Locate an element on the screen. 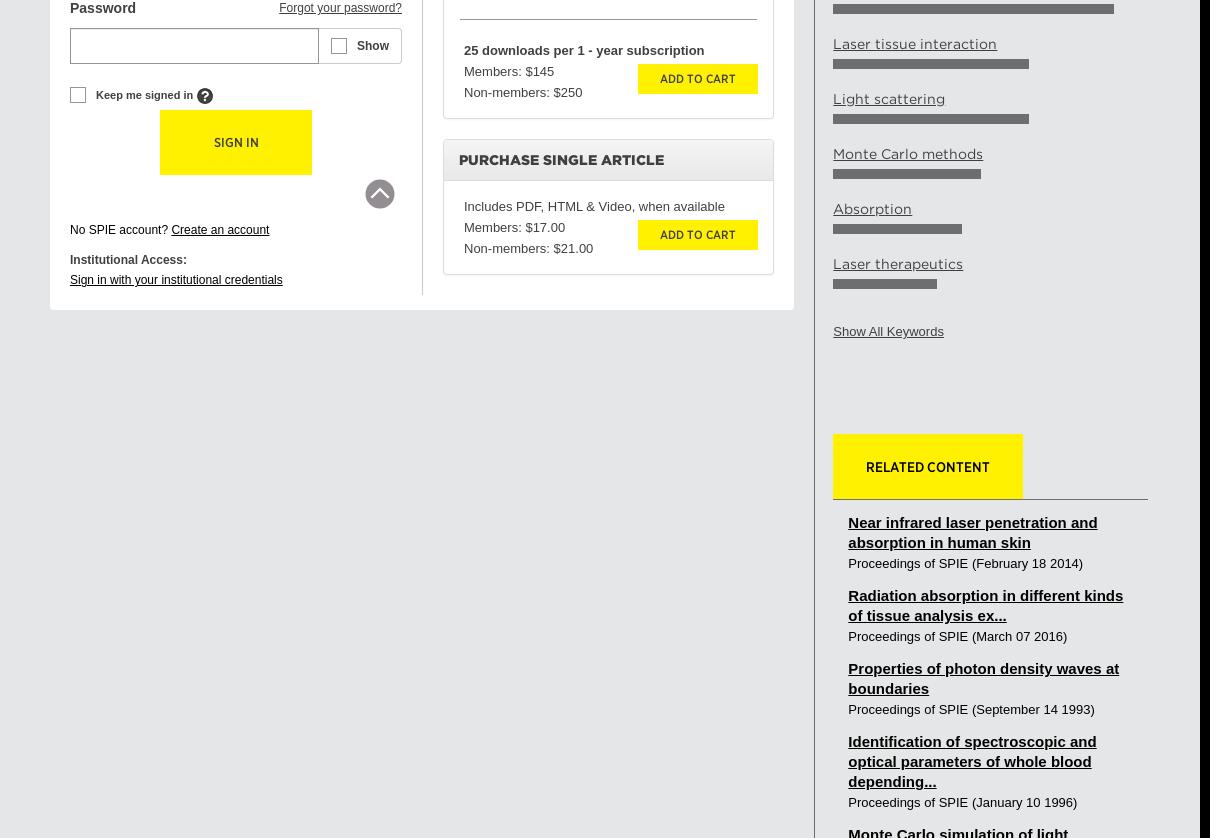  'Proceedings of SPIE (September 14 1993)' is located at coordinates (971, 708).